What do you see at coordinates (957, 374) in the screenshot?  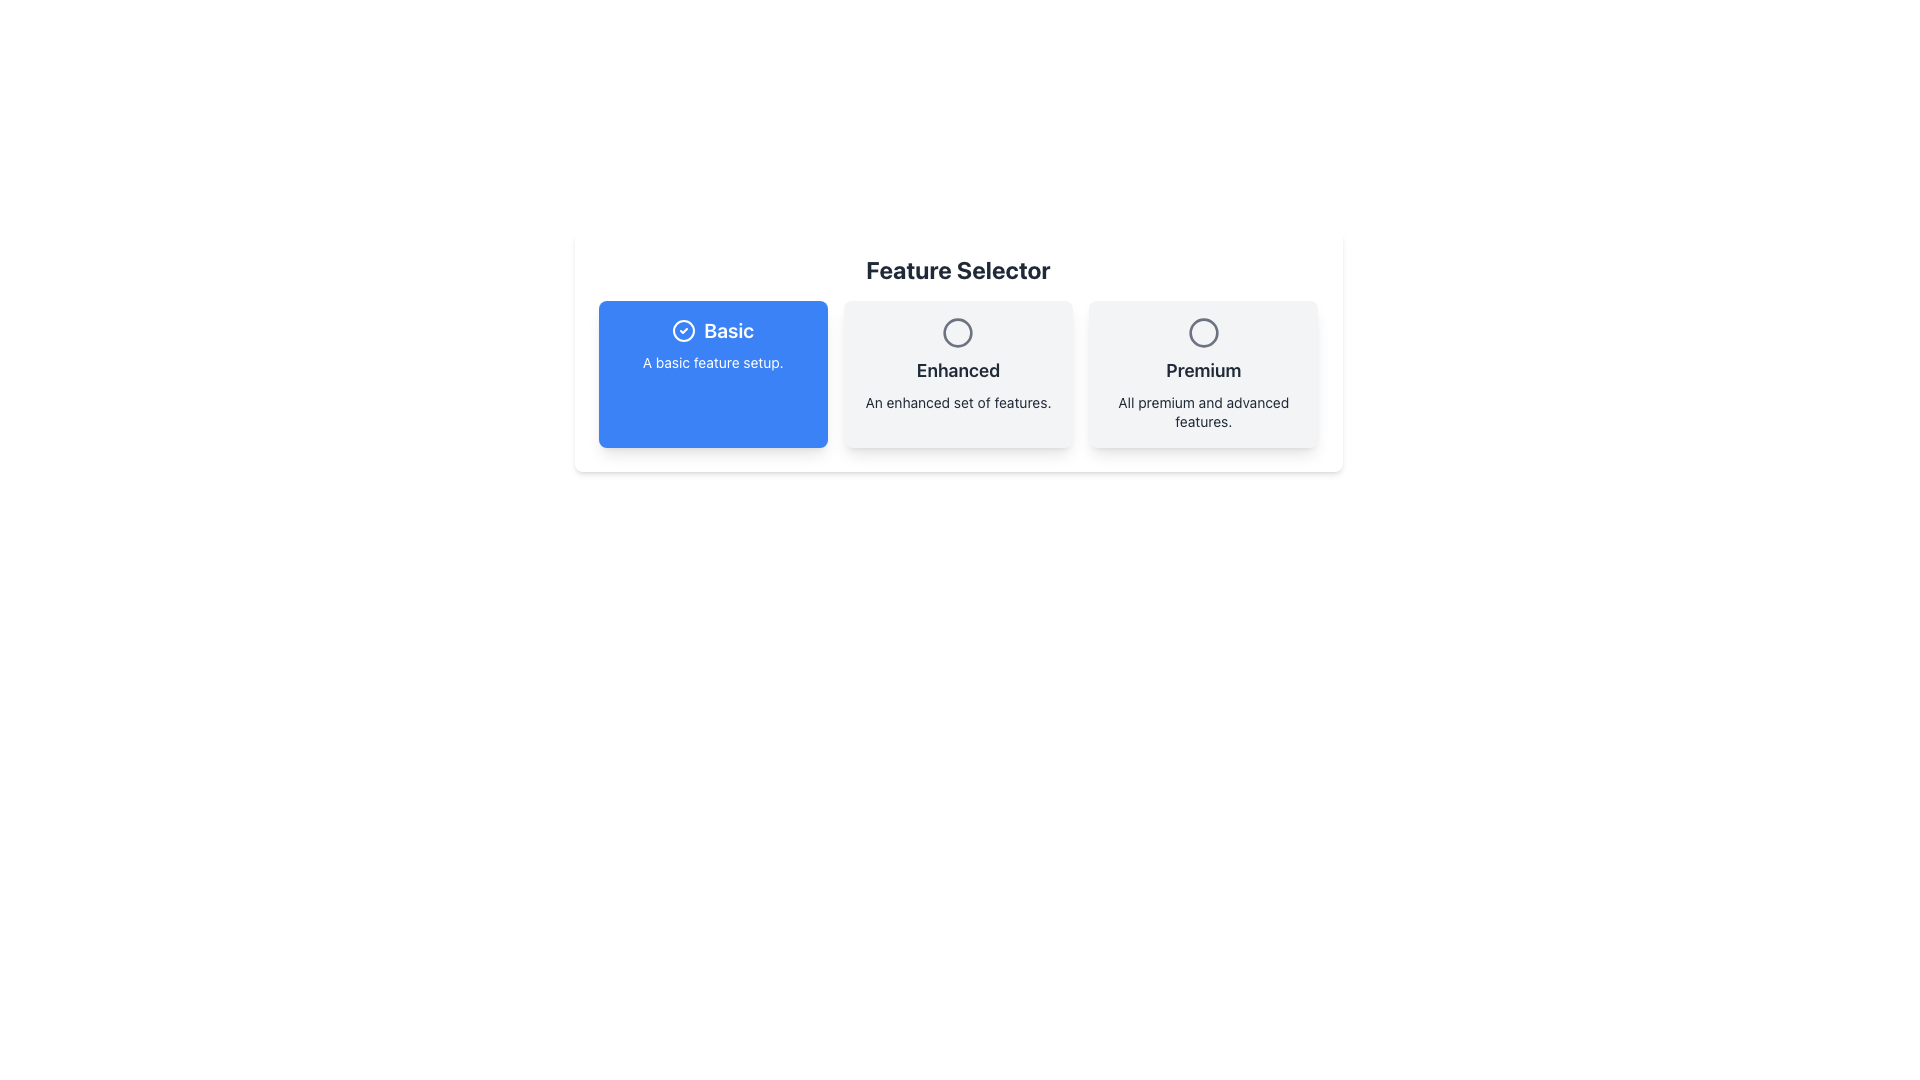 I see `the middle option of the Interactive selection grid located under the title 'Feature Selector'` at bounding box center [957, 374].